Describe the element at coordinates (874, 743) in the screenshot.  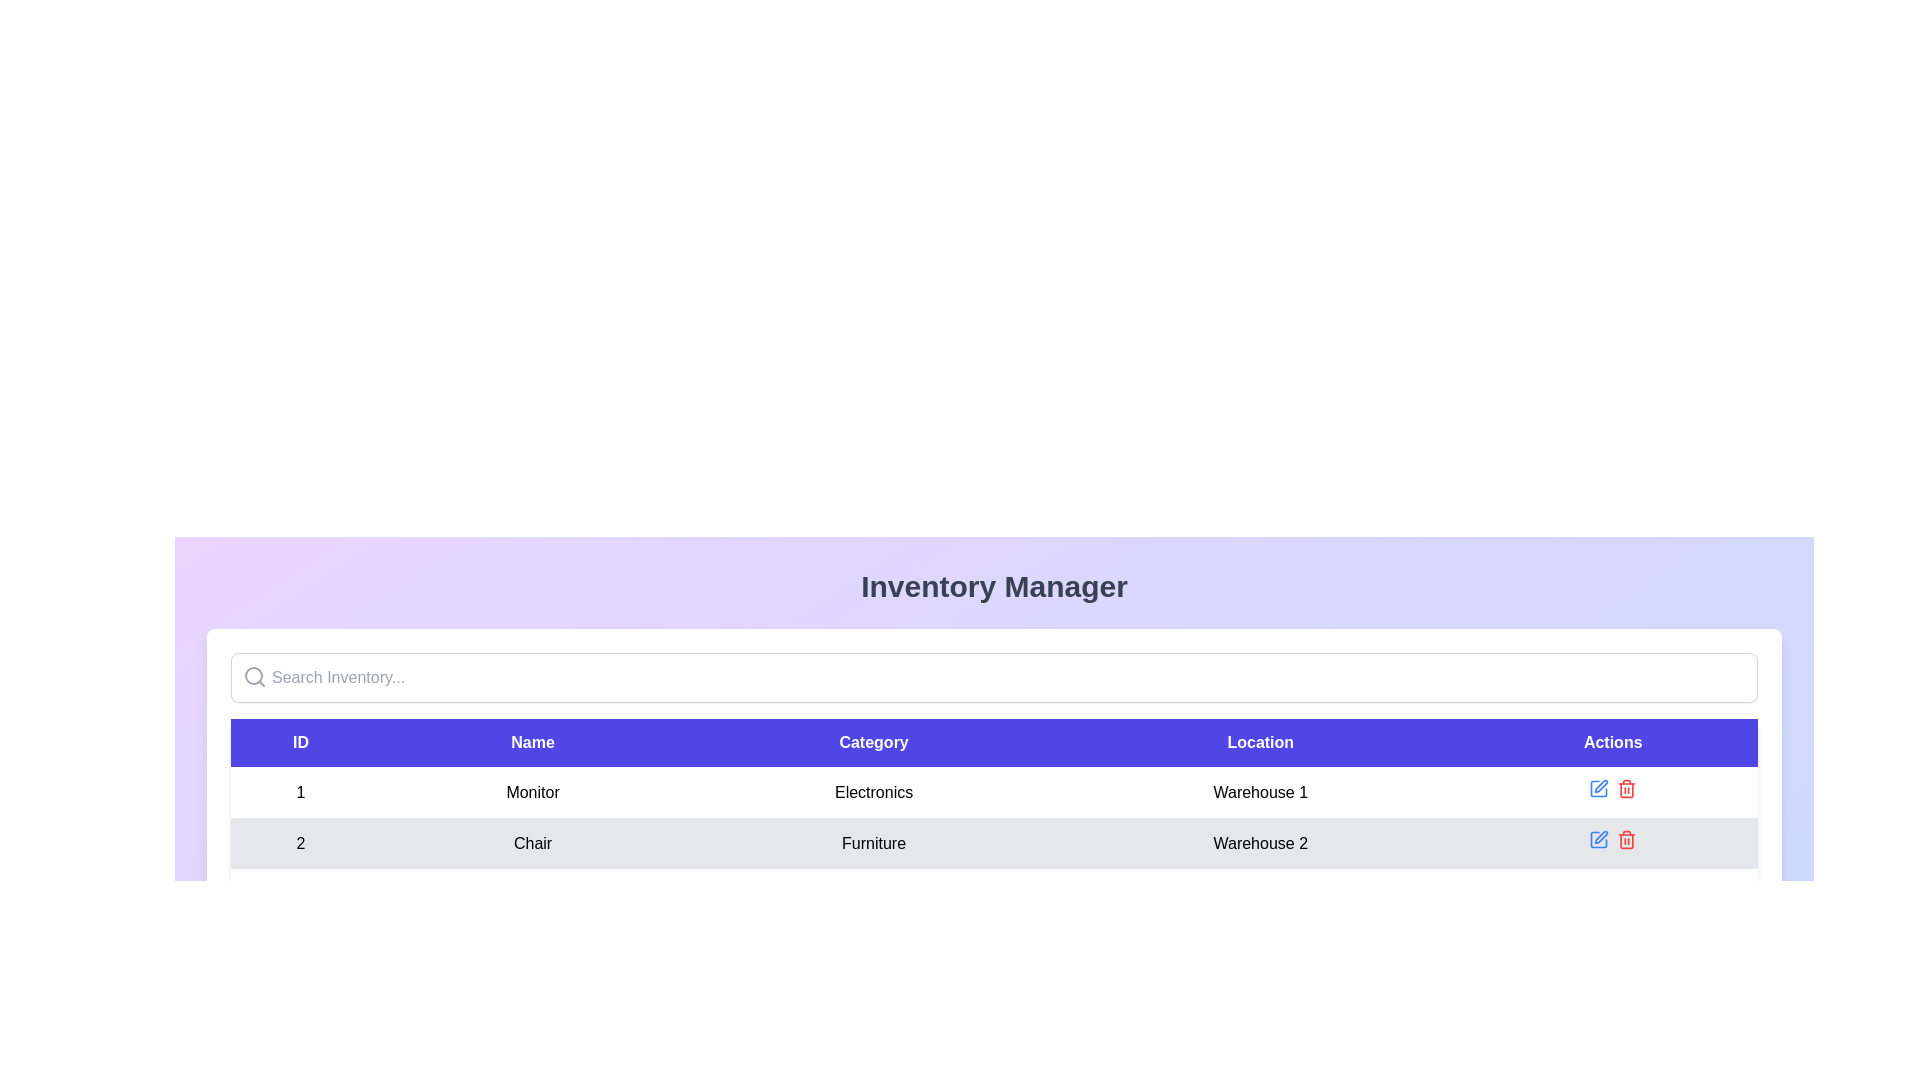
I see `the third column header in the table that indicates categories of listed items, which is centrally located between 'ID' and 'Name' on the header row` at that location.